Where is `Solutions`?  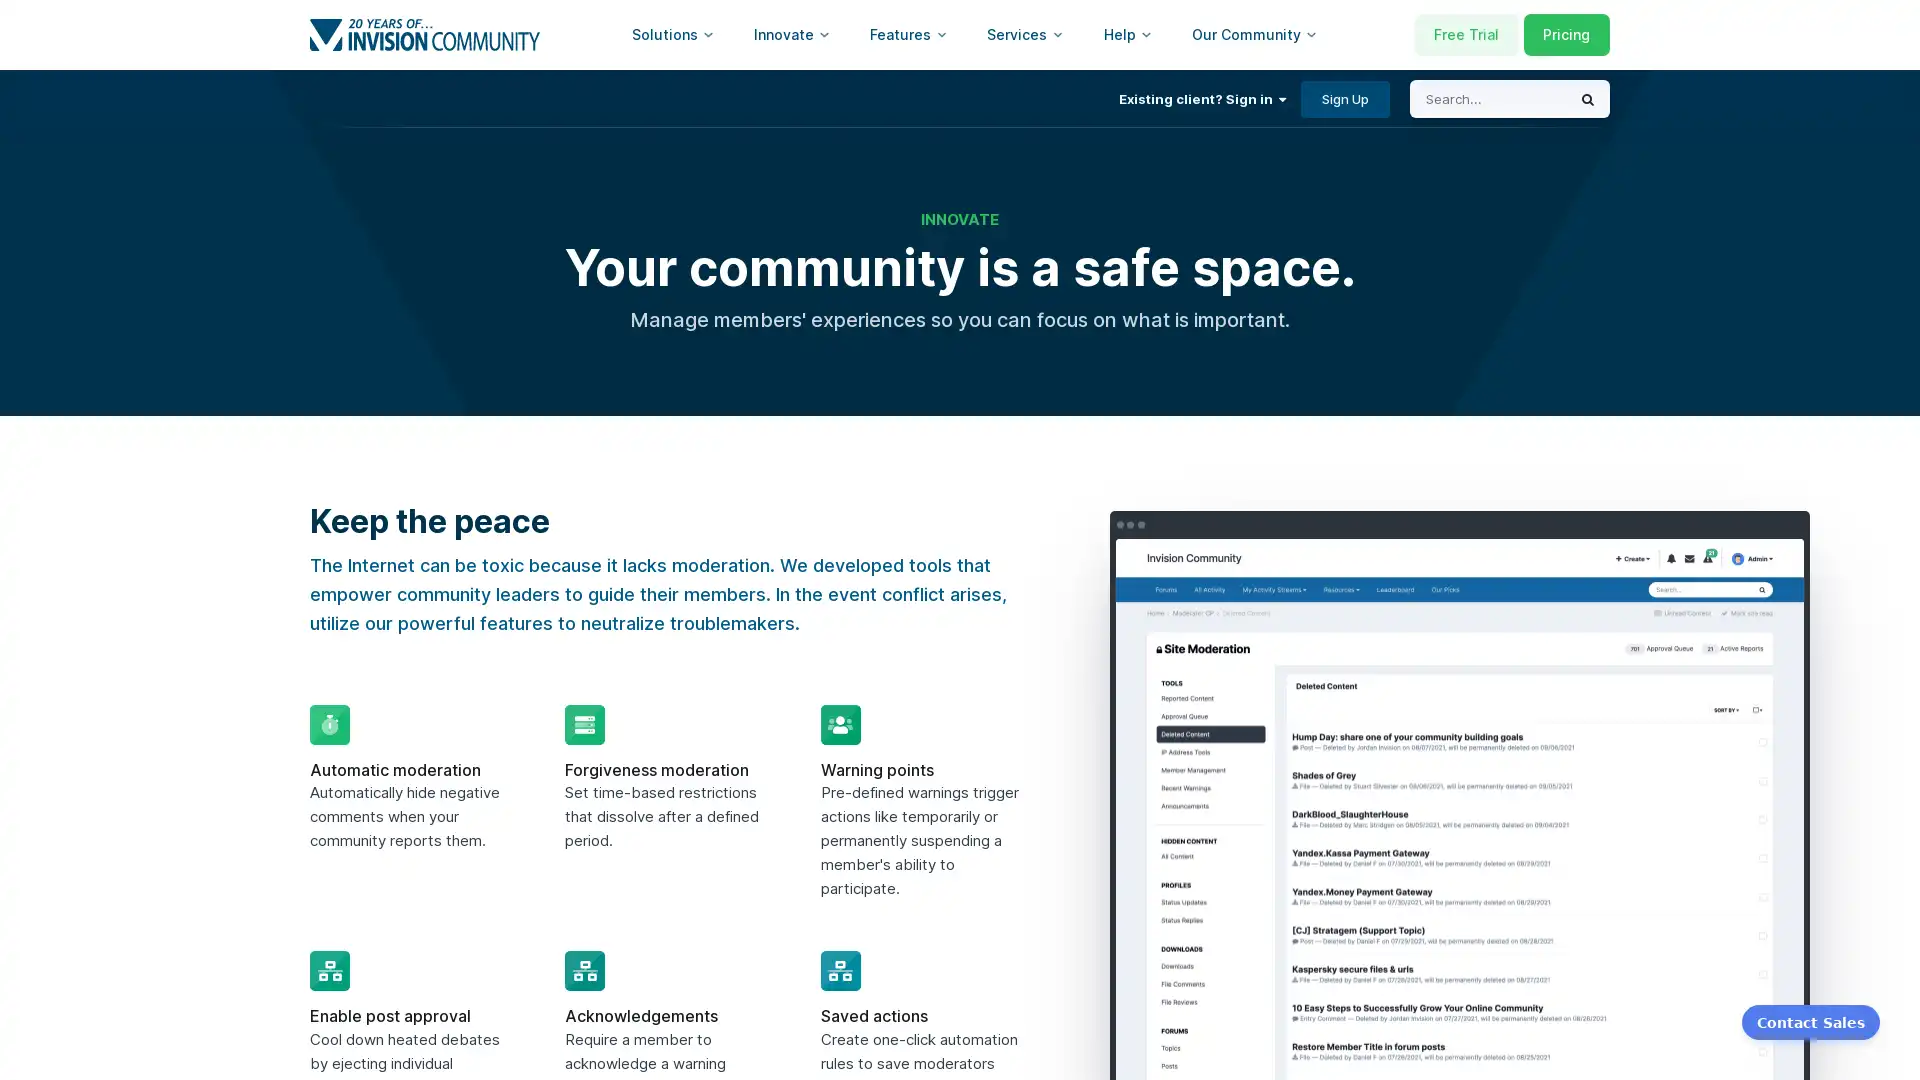
Solutions is located at coordinates (672, 34).